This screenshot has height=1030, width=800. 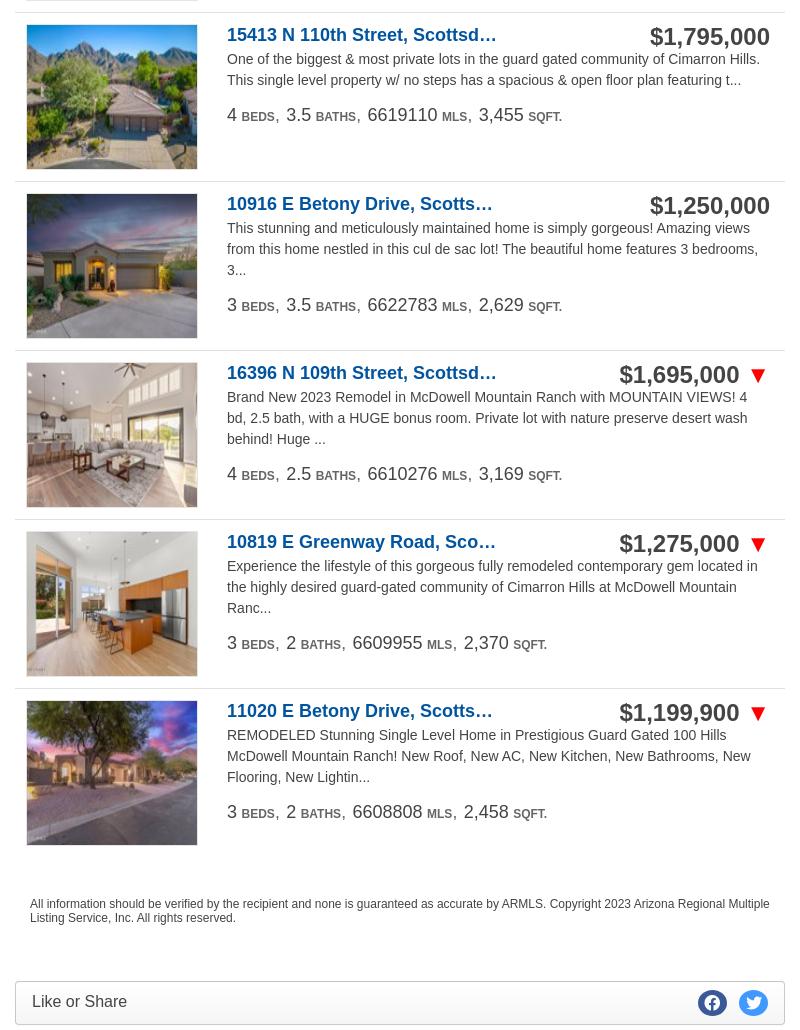 What do you see at coordinates (493, 68) in the screenshot?
I see `'One of the biggest & most private lots in the guard gated community of Cimarron Hills. This single level property w/ no steps has a spacious & open floor plan featuring t...'` at bounding box center [493, 68].